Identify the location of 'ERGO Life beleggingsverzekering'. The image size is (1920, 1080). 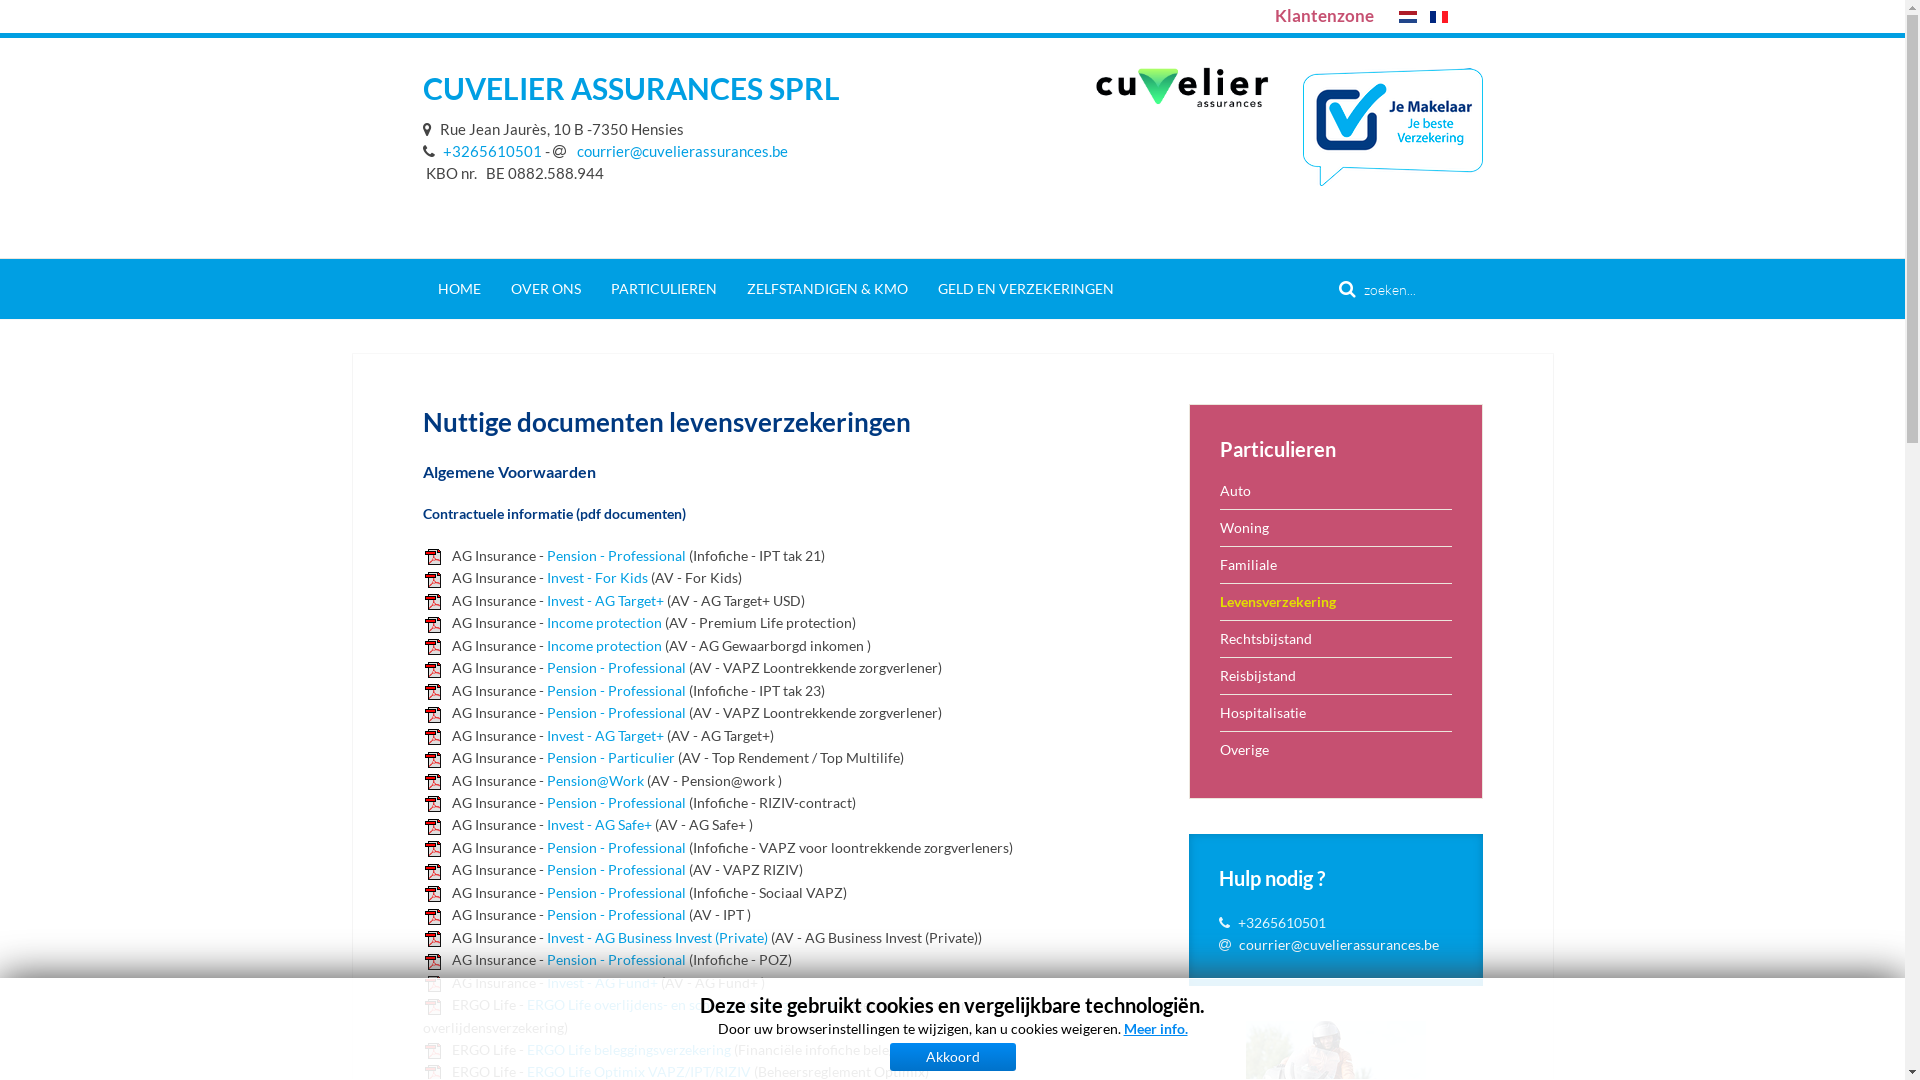
(627, 1048).